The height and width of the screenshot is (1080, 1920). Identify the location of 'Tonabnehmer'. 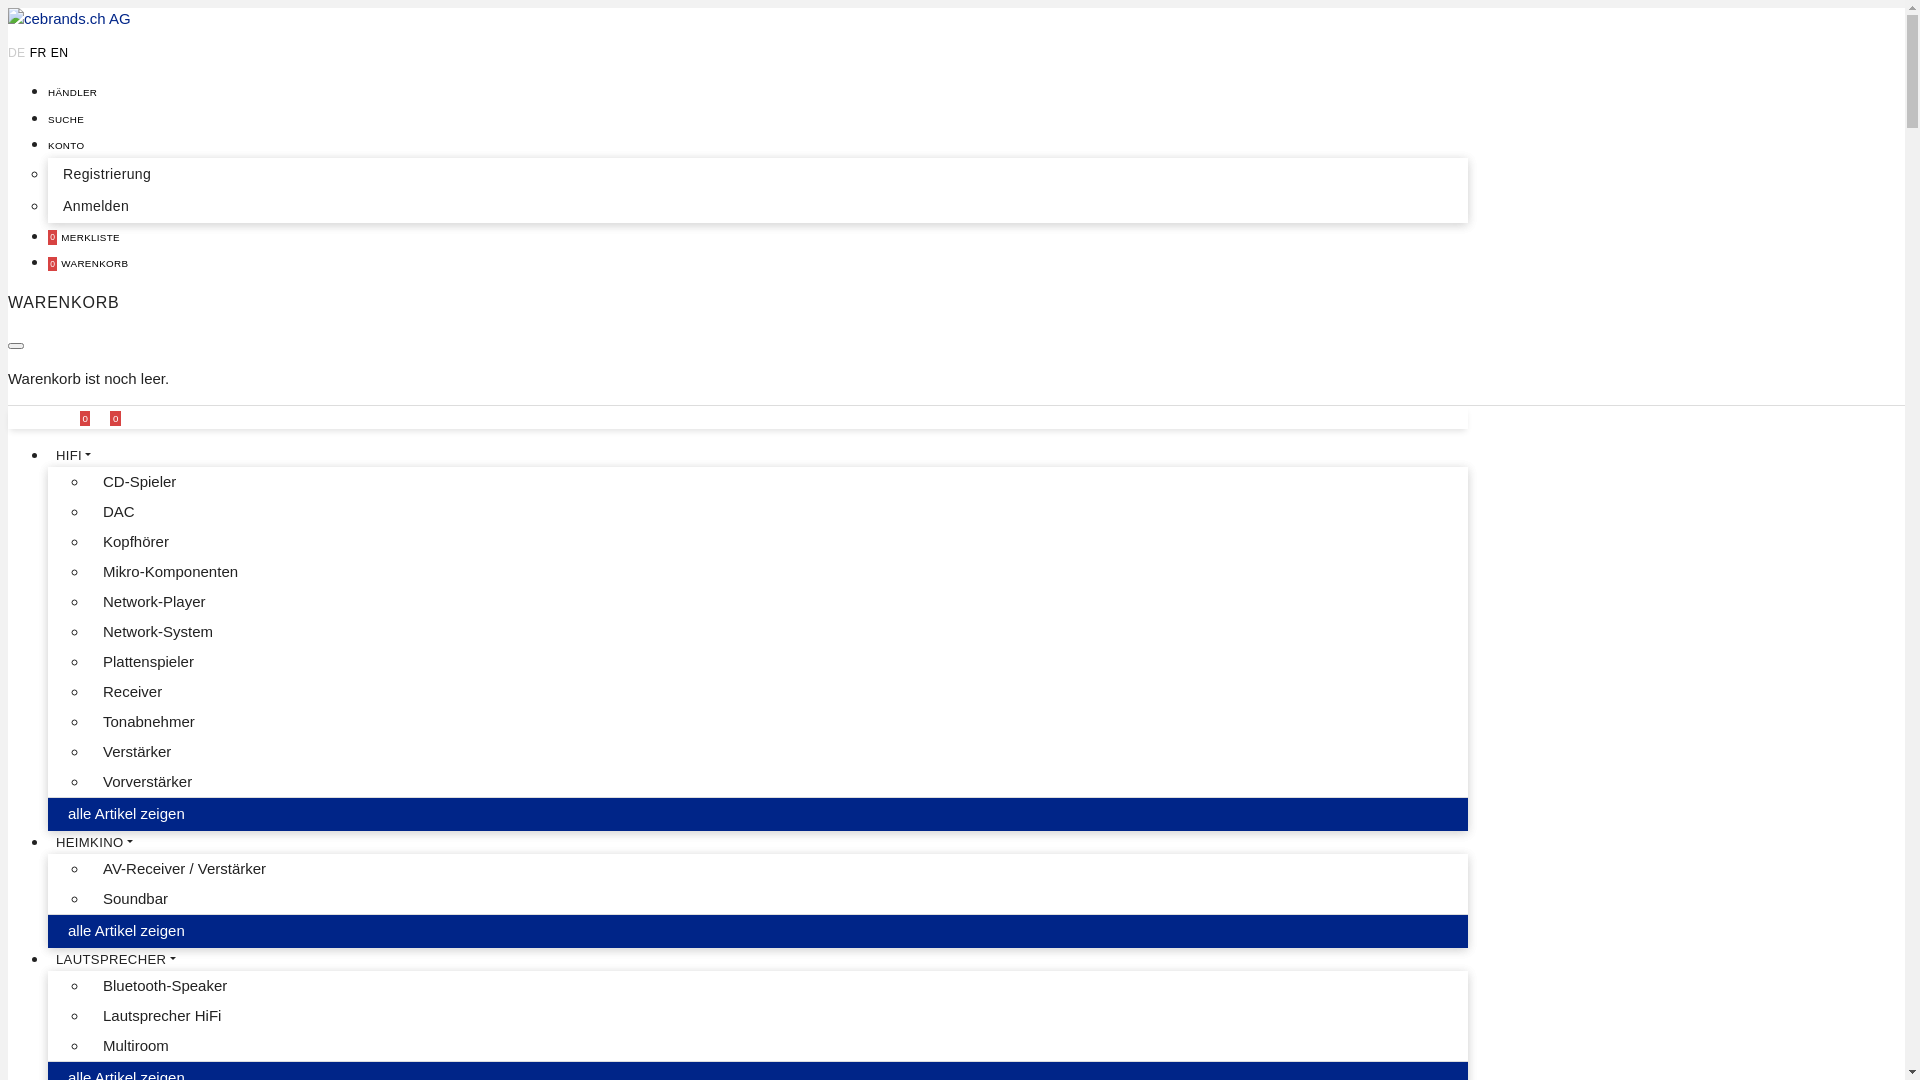
(86, 721).